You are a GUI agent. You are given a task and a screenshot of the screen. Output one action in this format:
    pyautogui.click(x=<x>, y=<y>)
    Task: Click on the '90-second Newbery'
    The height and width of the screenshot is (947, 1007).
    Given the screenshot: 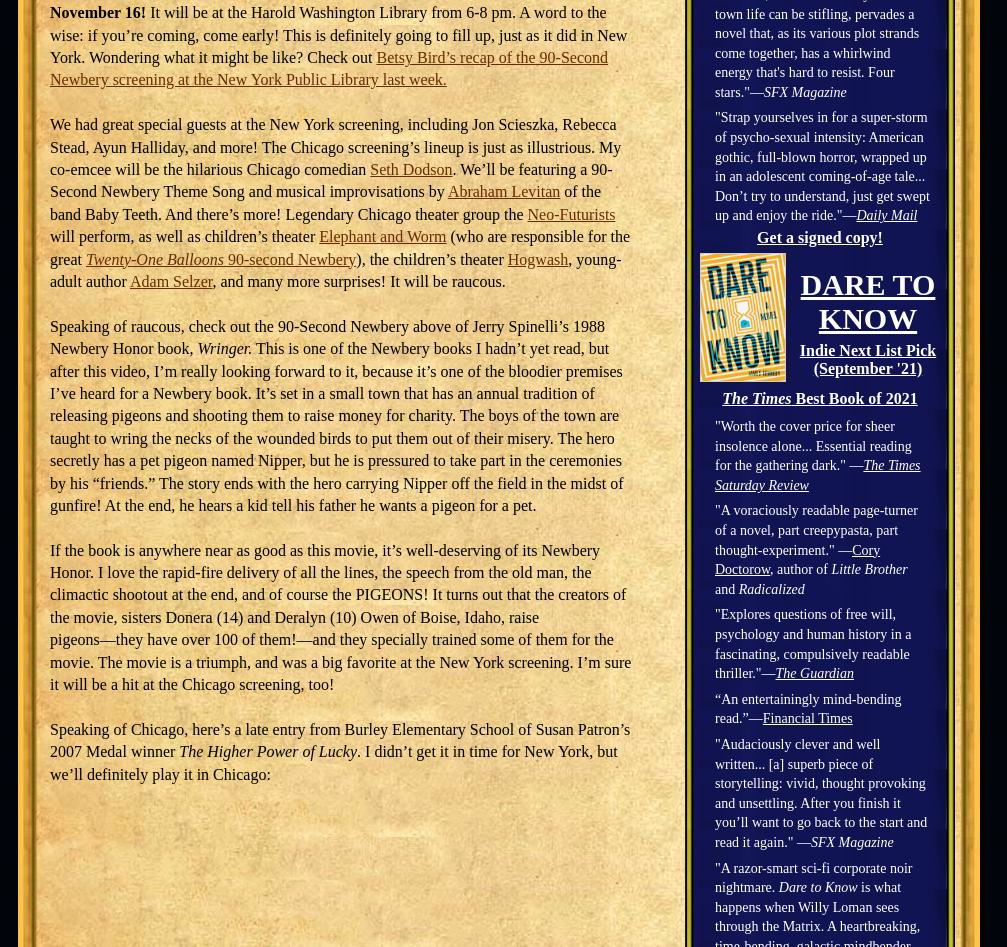 What is the action you would take?
    pyautogui.click(x=222, y=258)
    